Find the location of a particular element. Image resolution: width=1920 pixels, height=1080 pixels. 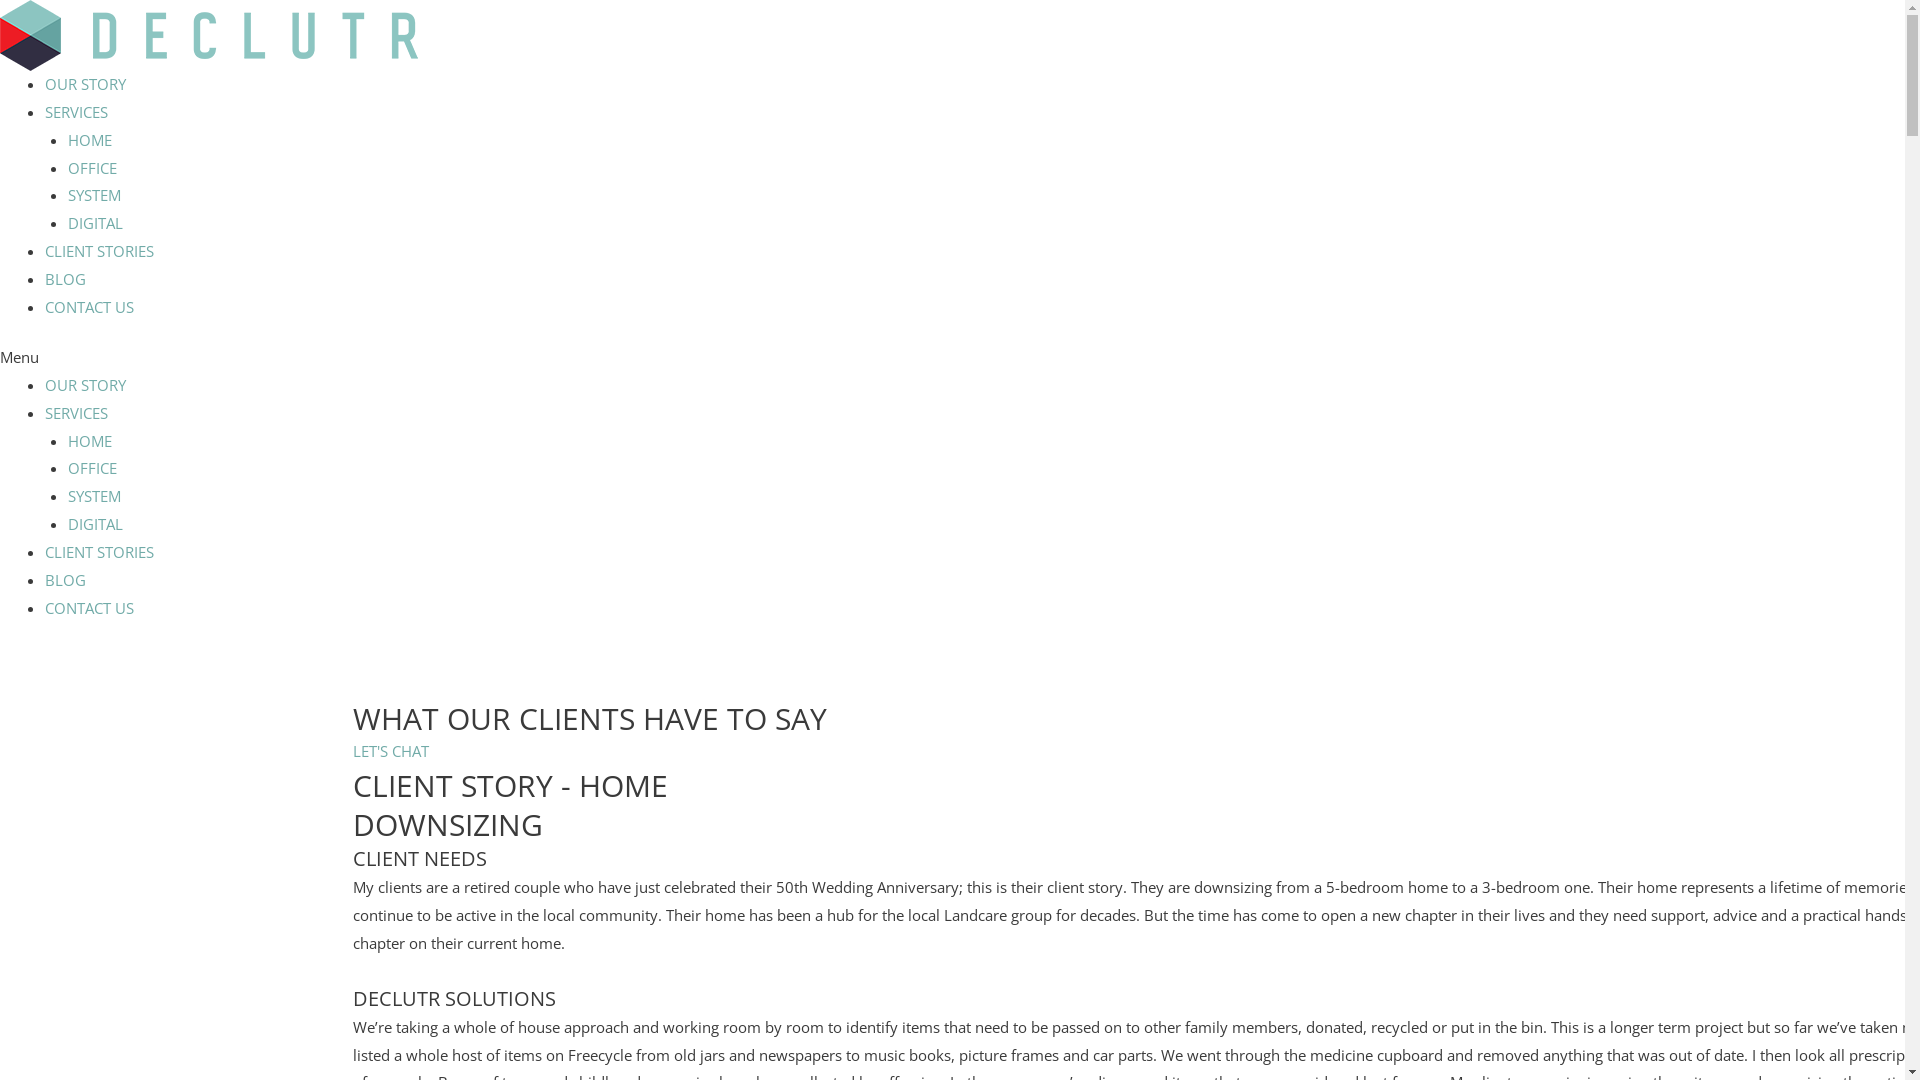

'OUR STORY' is located at coordinates (84, 83).